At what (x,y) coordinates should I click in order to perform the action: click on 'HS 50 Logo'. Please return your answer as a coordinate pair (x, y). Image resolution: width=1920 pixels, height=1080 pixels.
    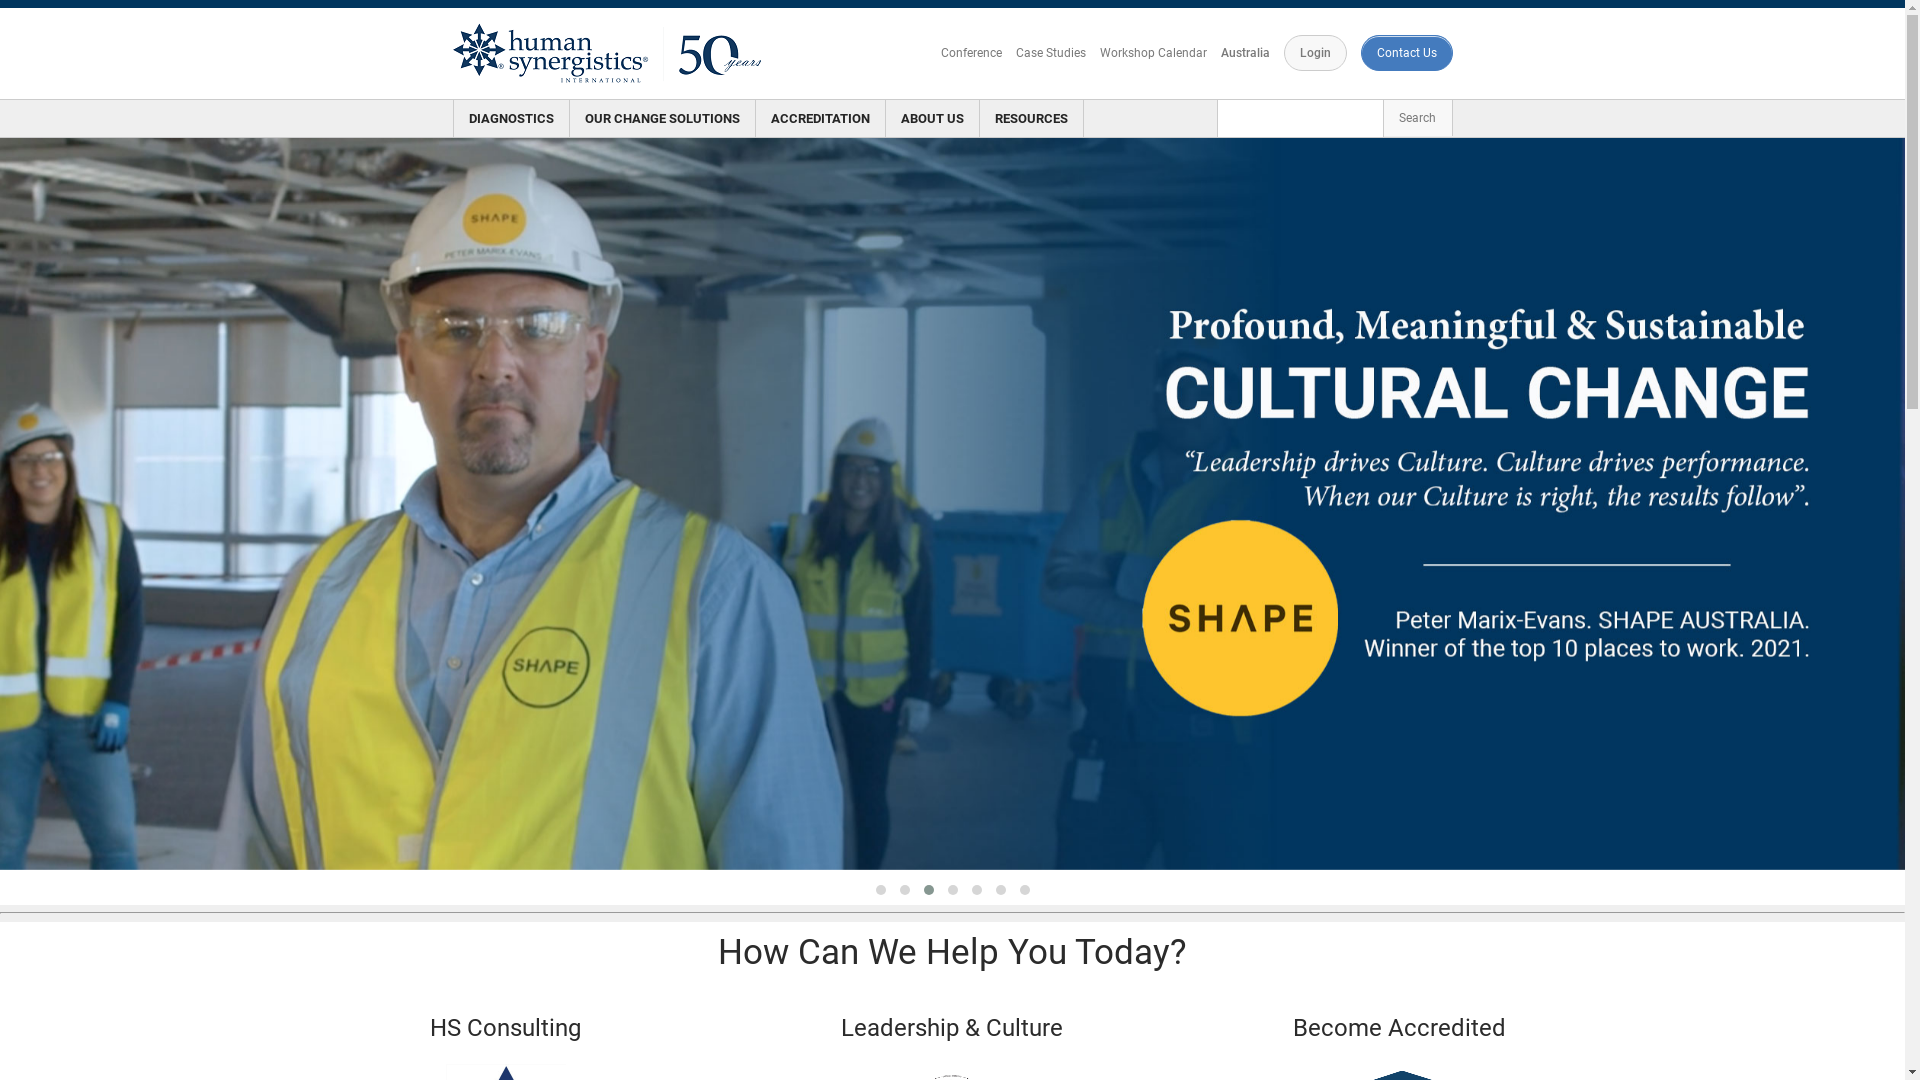
    Looking at the image, I should click on (450, 52).